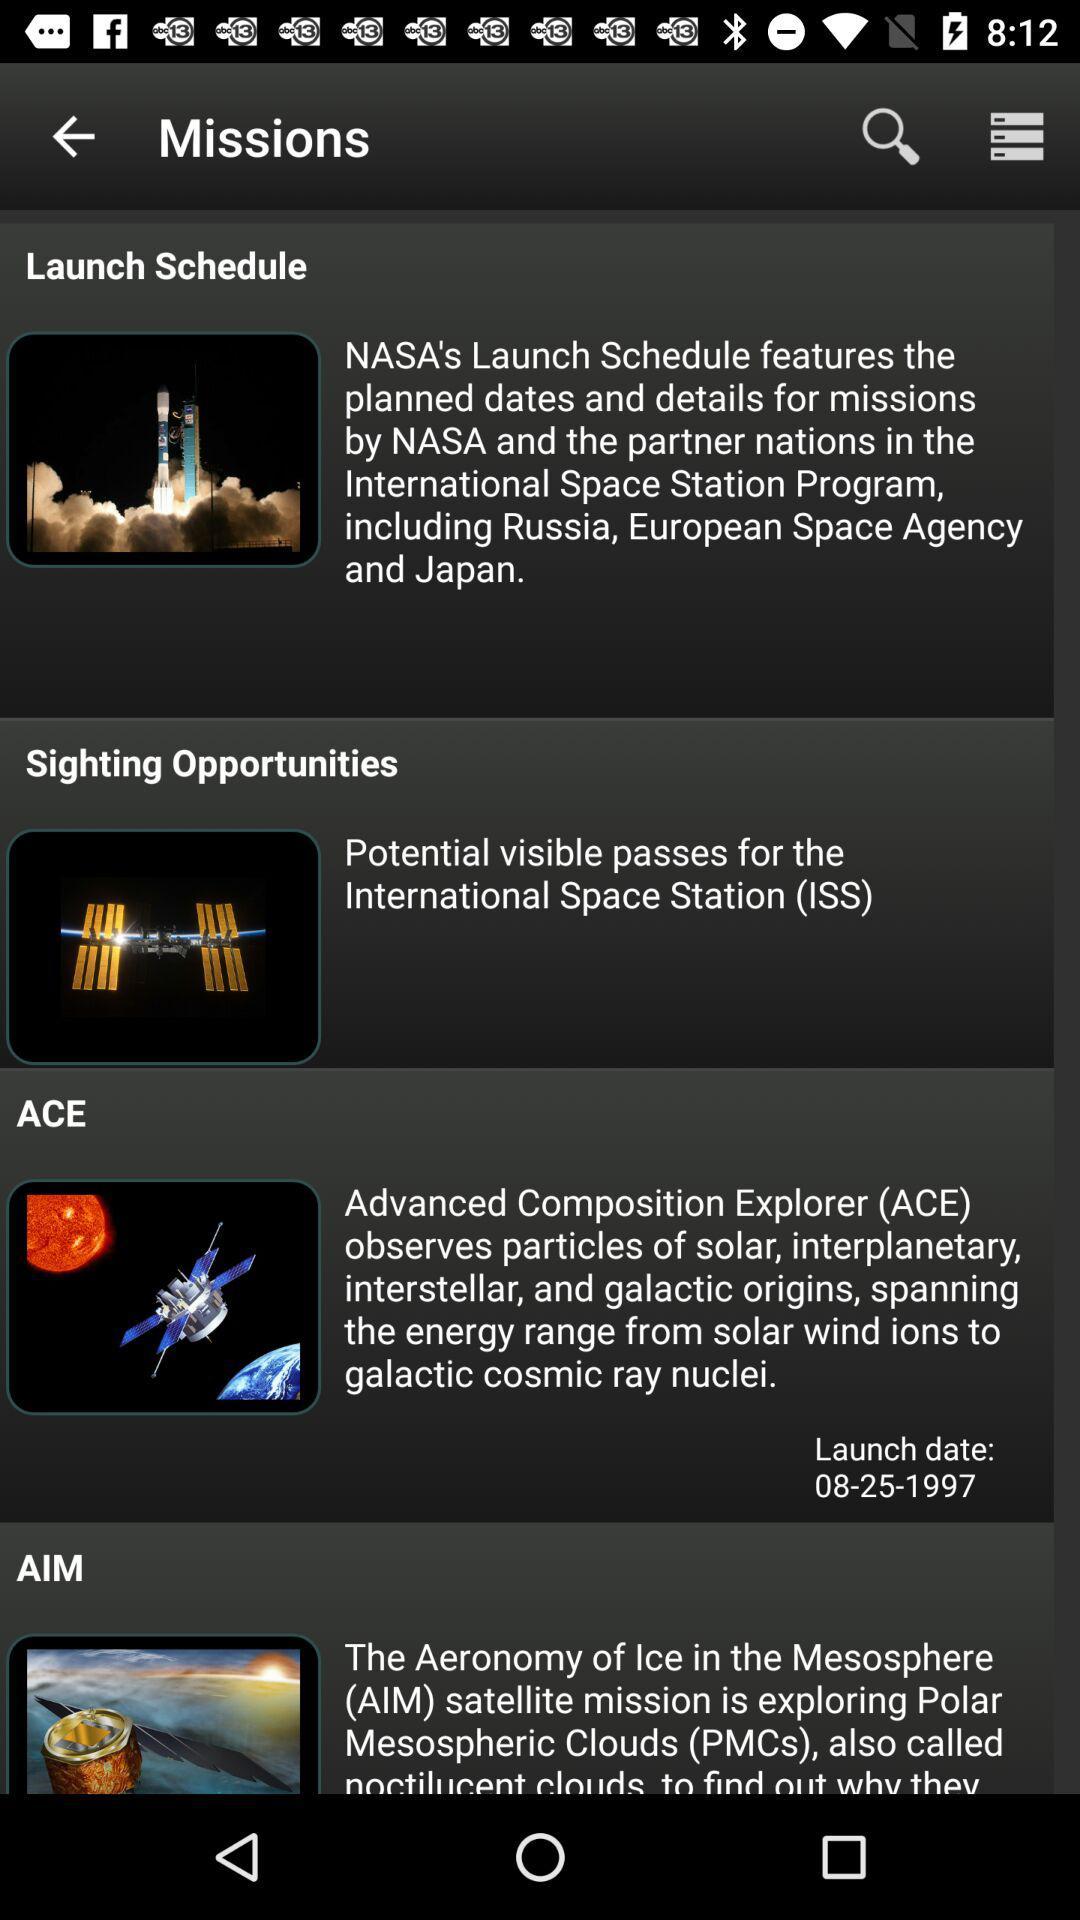  I want to click on icon above launch date 08 icon, so click(696, 1286).